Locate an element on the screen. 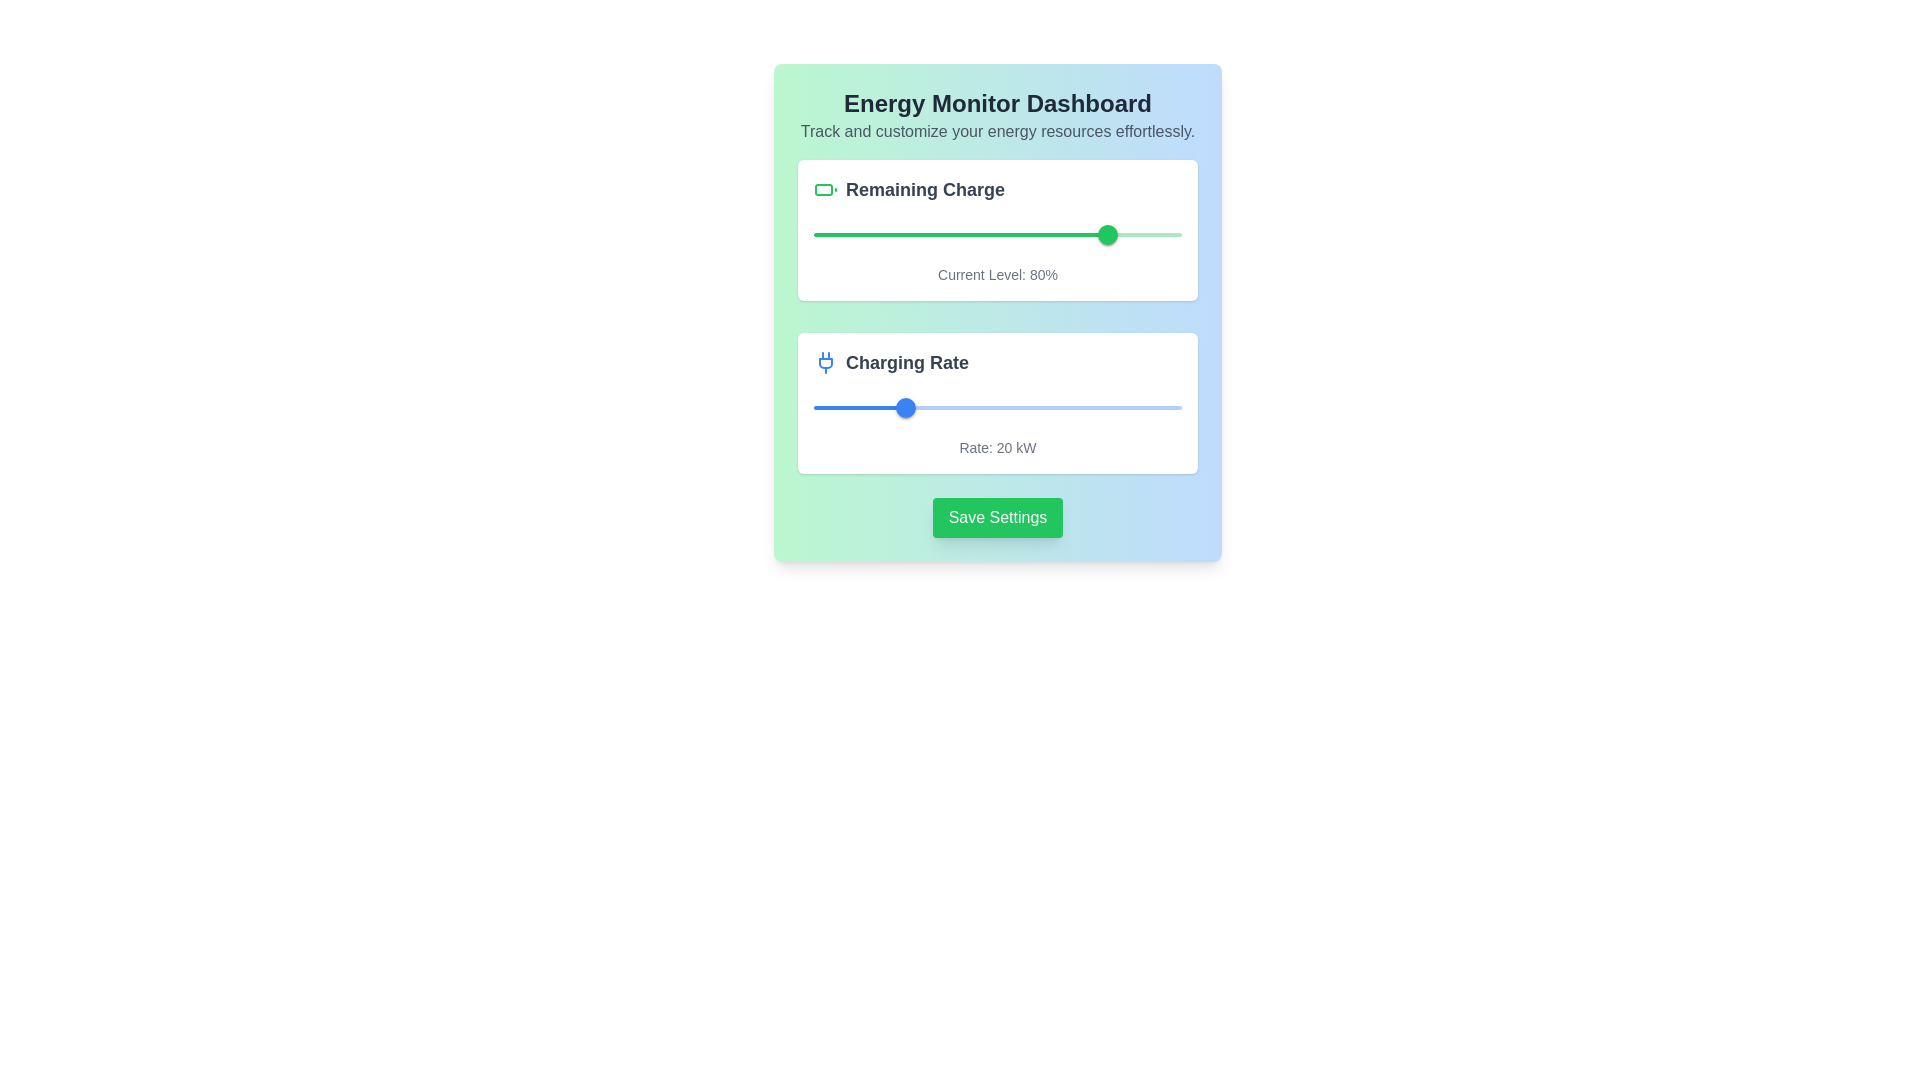  the green 'Save Settings' button located at the bottom-center of the 'Energy Monitor Dashboard' card is located at coordinates (998, 516).